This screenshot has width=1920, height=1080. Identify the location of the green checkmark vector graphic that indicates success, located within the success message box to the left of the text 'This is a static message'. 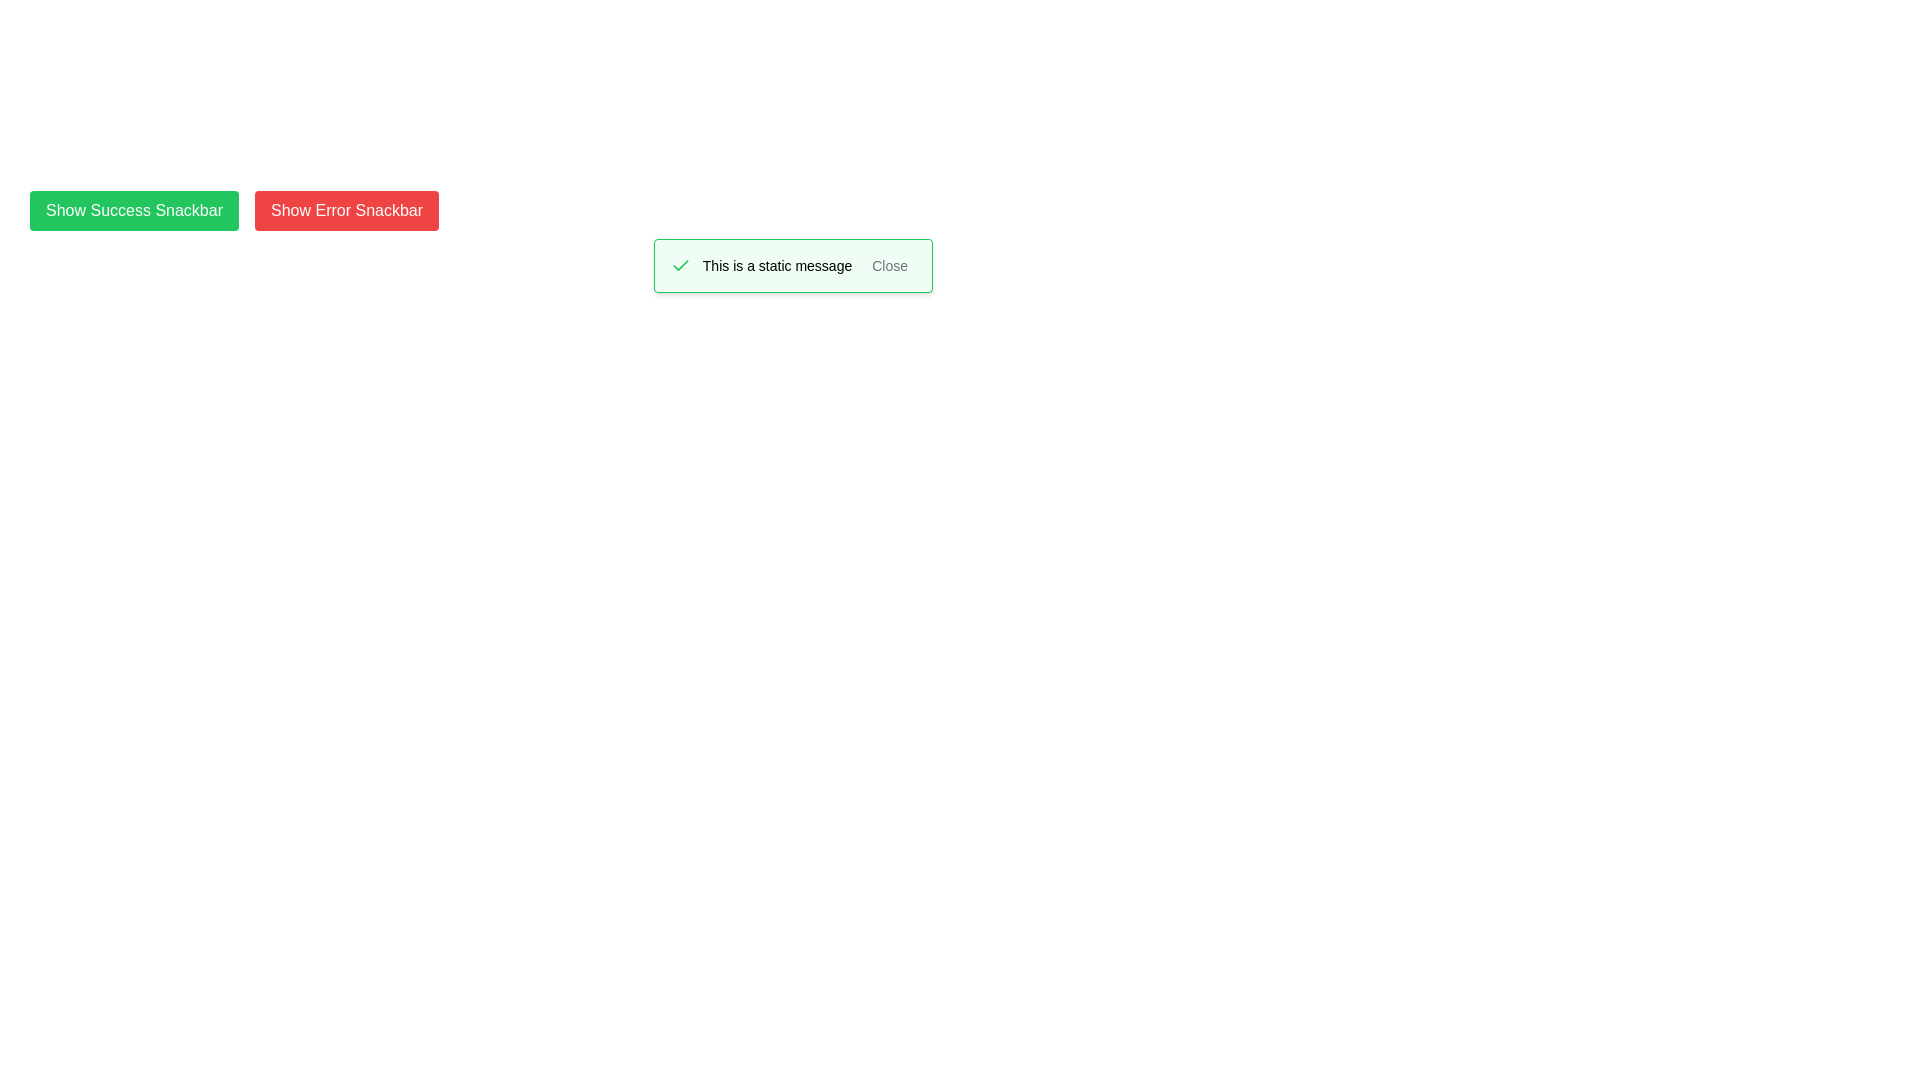
(680, 264).